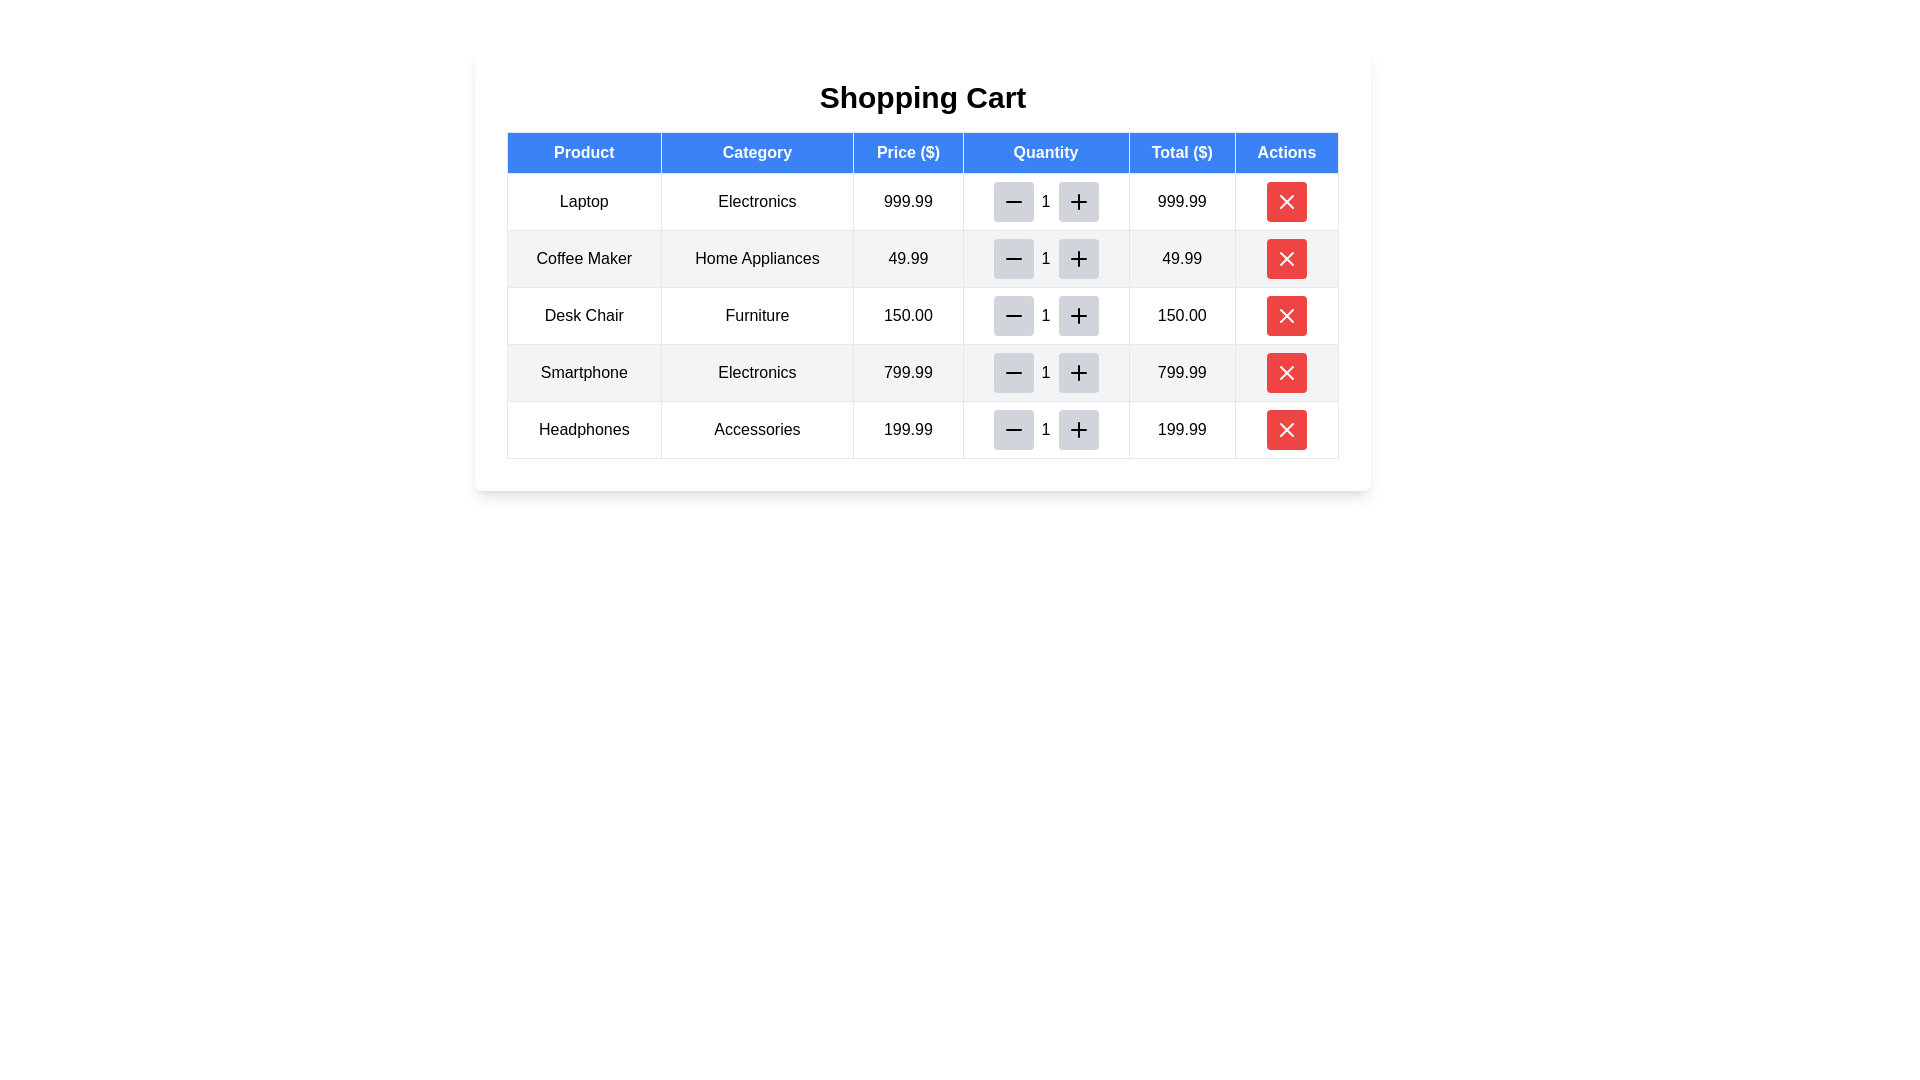 The width and height of the screenshot is (1920, 1080). Describe the element at coordinates (1182, 428) in the screenshot. I see `the static text element displaying the total price for the 'Headphones' product, located in the last row of the table under the 'Total ($)' column` at that location.